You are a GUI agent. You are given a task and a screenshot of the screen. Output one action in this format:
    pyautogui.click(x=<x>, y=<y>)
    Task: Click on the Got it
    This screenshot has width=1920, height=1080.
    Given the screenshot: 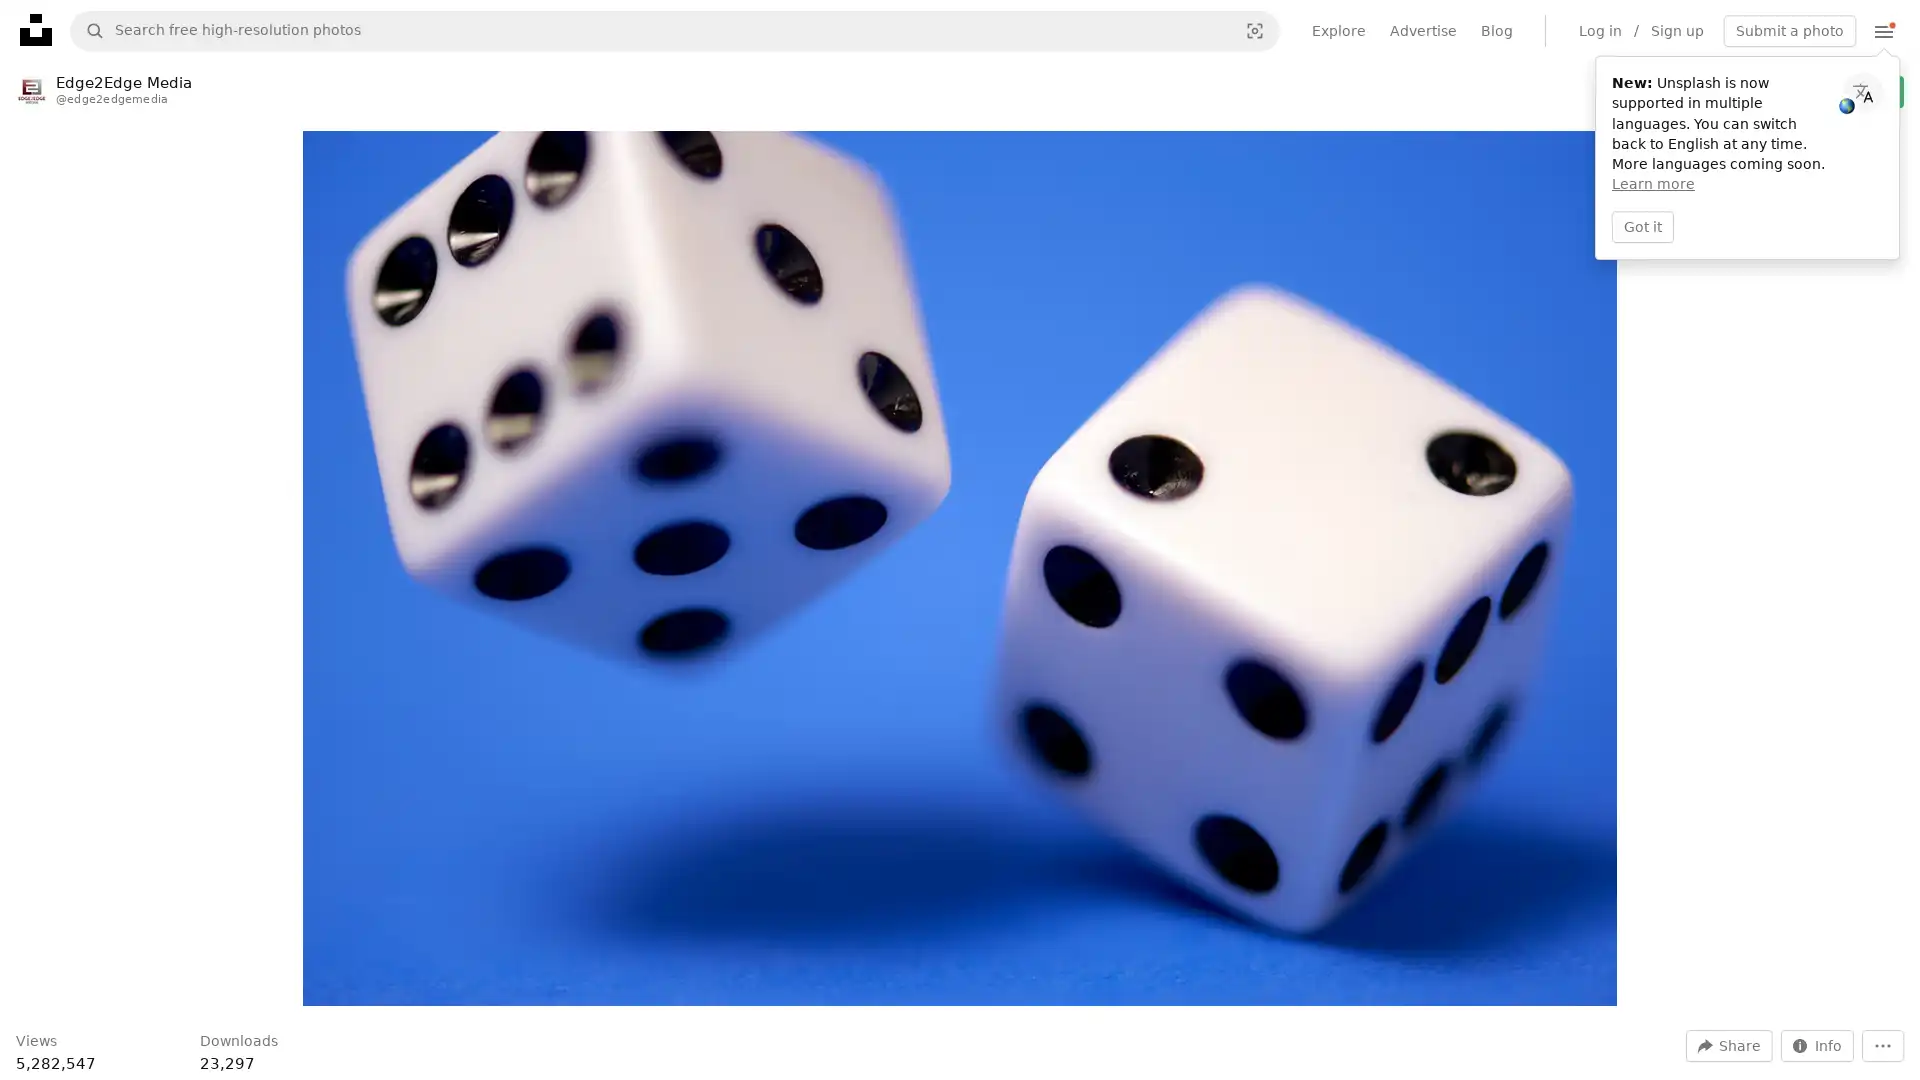 What is the action you would take?
    pyautogui.click(x=1642, y=225)
    